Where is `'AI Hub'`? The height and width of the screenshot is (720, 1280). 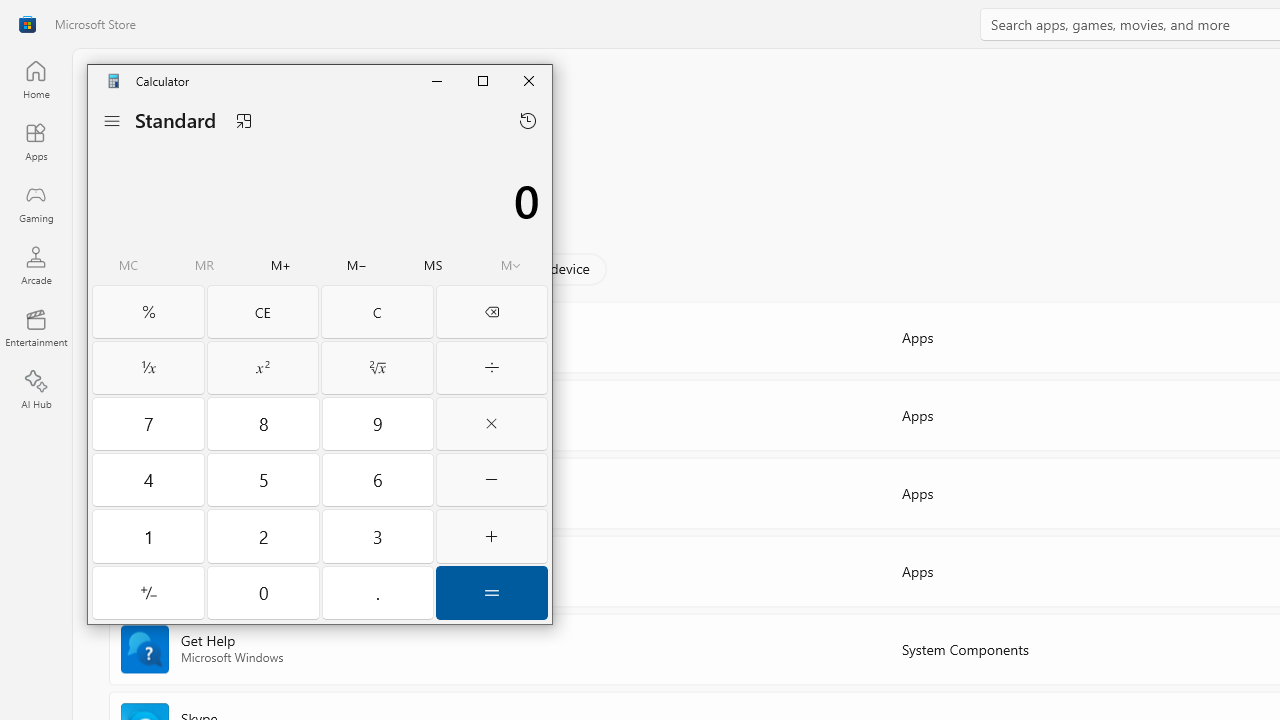 'AI Hub' is located at coordinates (35, 390).